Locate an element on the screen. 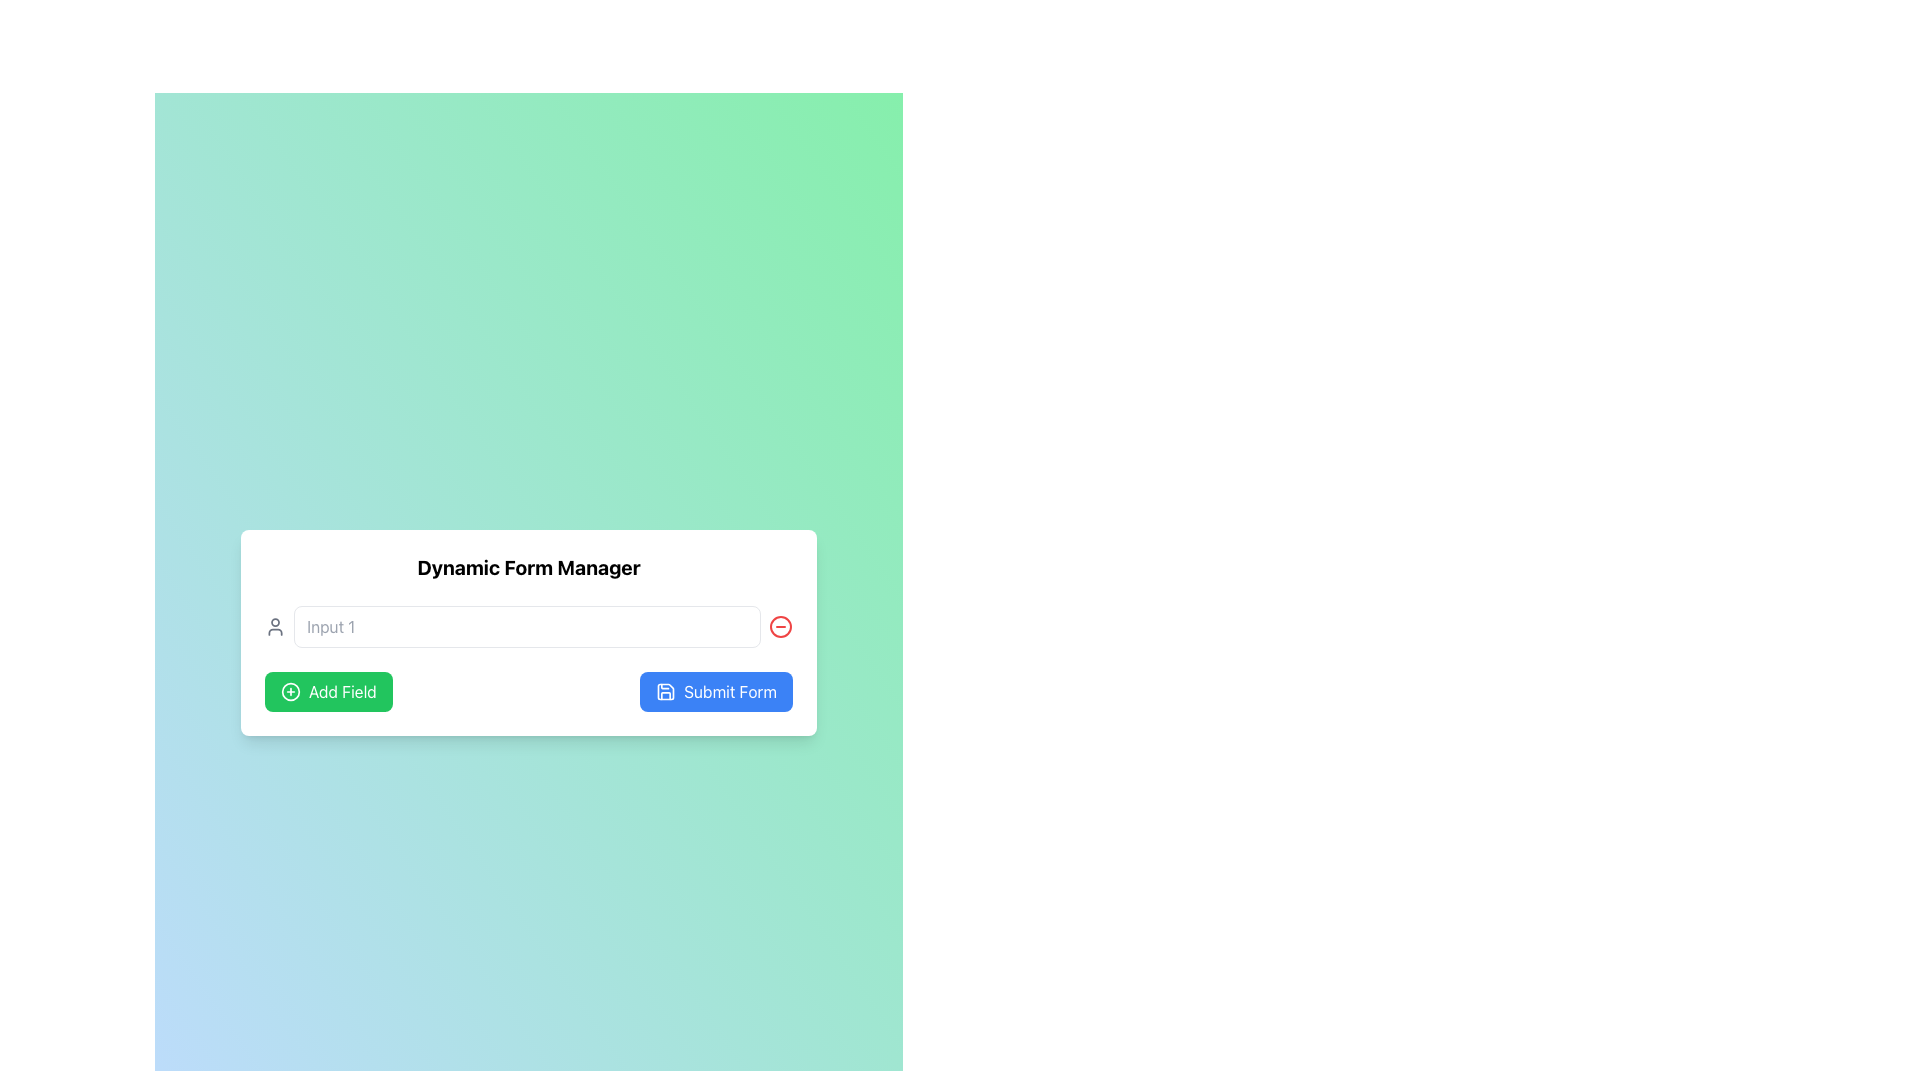  the save icon located to the left of the 'Submit Form' text within the rounded blue button at the bottom right corner of the form interface is located at coordinates (666, 690).